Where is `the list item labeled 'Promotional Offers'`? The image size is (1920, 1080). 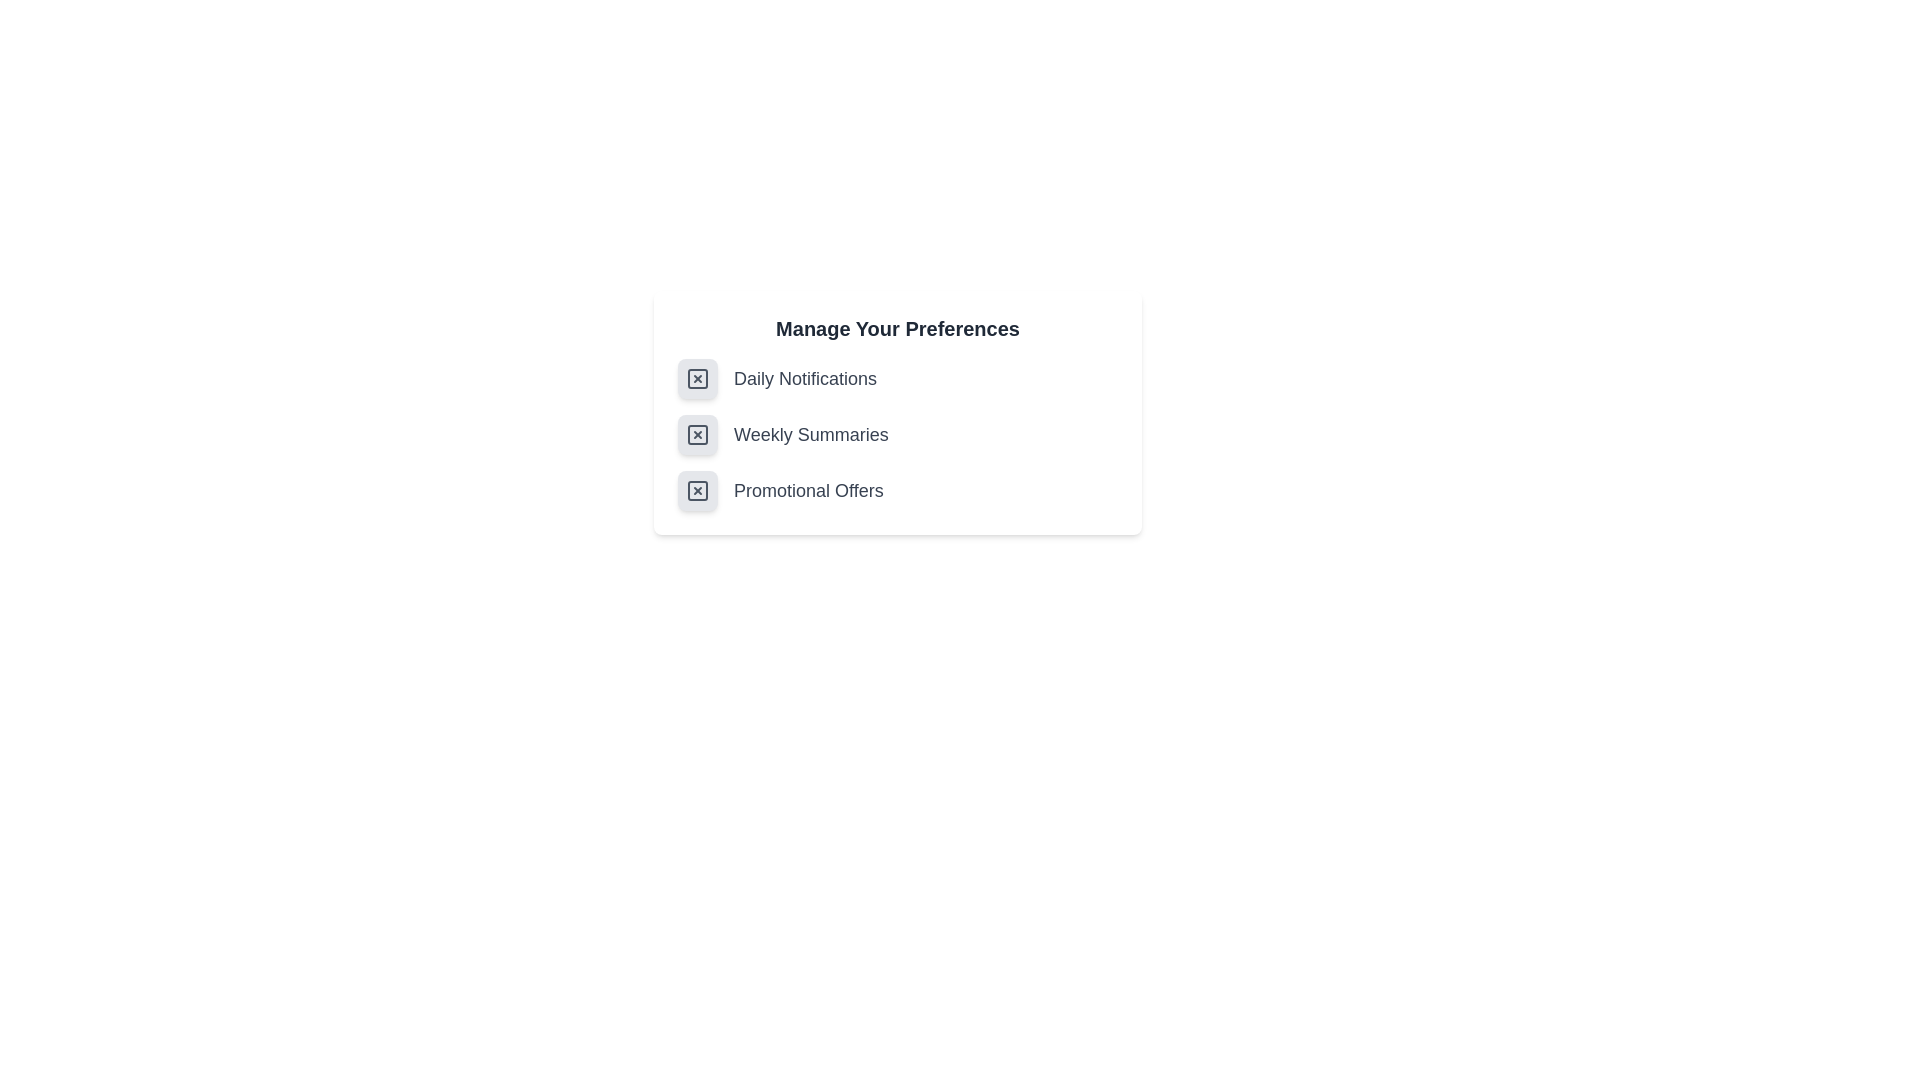
the list item labeled 'Promotional Offers' is located at coordinates (896, 490).